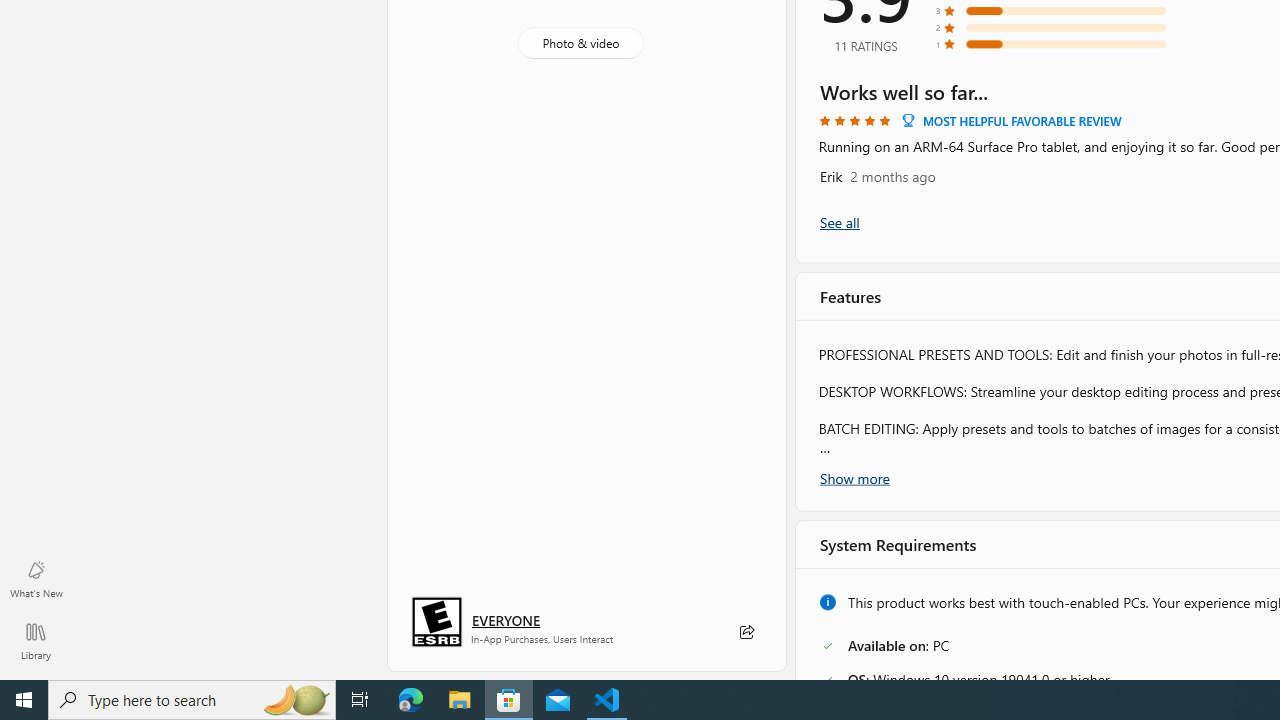 The image size is (1280, 720). What do you see at coordinates (506, 618) in the screenshot?
I see `'Age rating: EVERYONE. Click for more information.'` at bounding box center [506, 618].